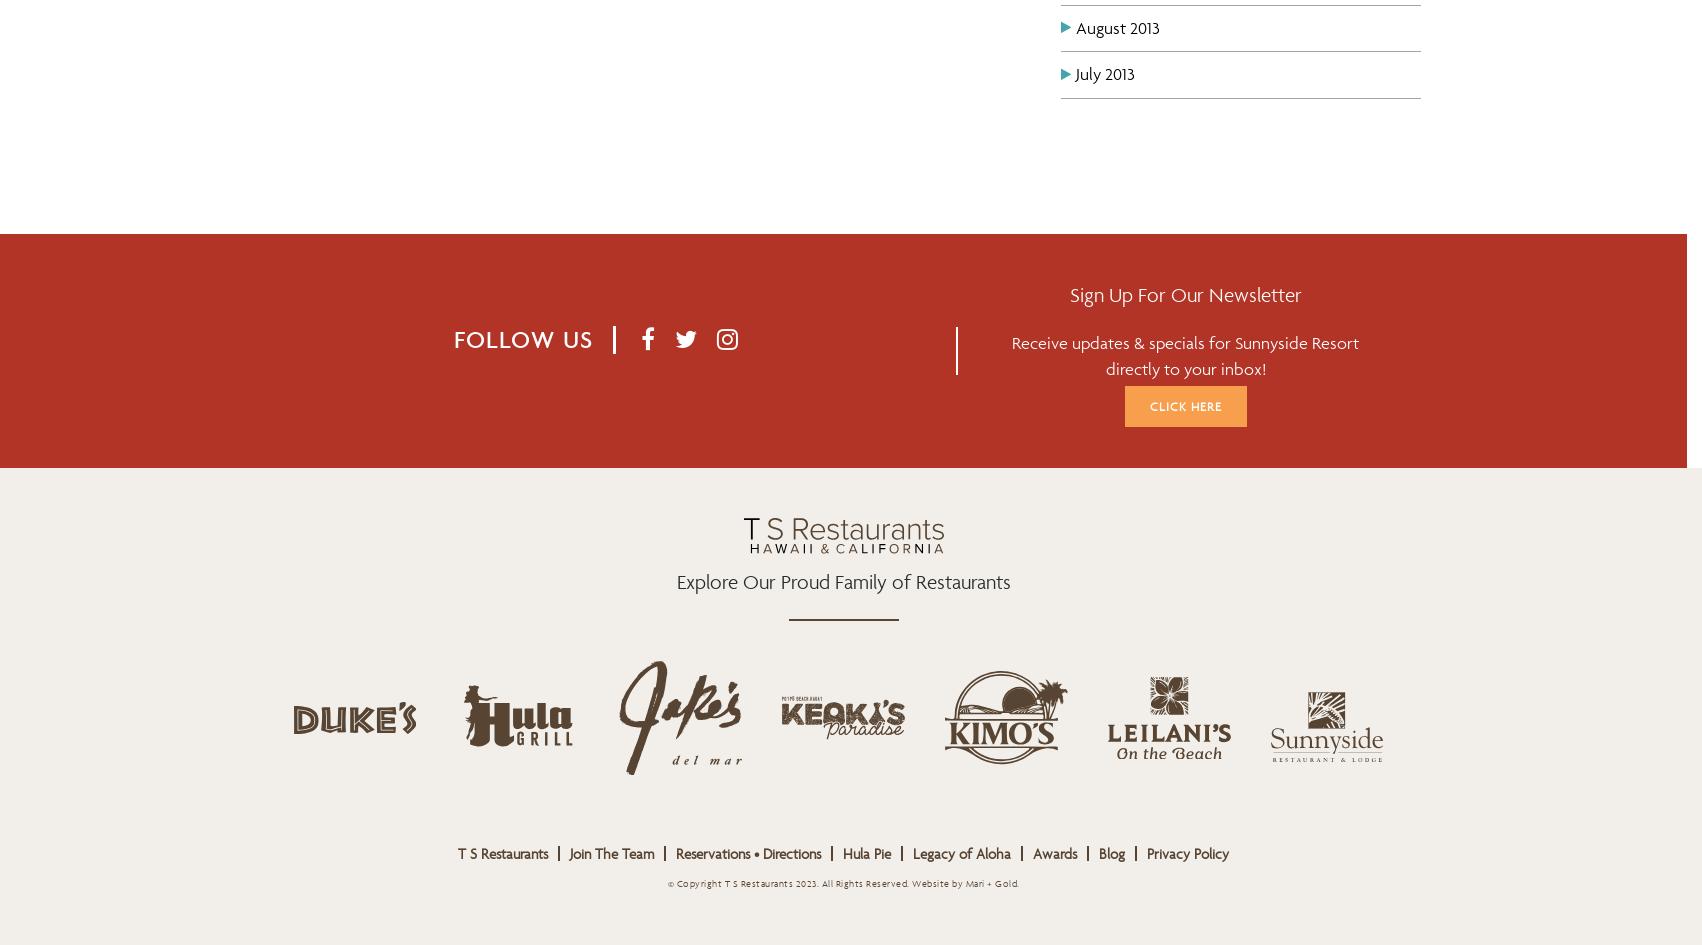  I want to click on 'July 2013', so click(1104, 72).